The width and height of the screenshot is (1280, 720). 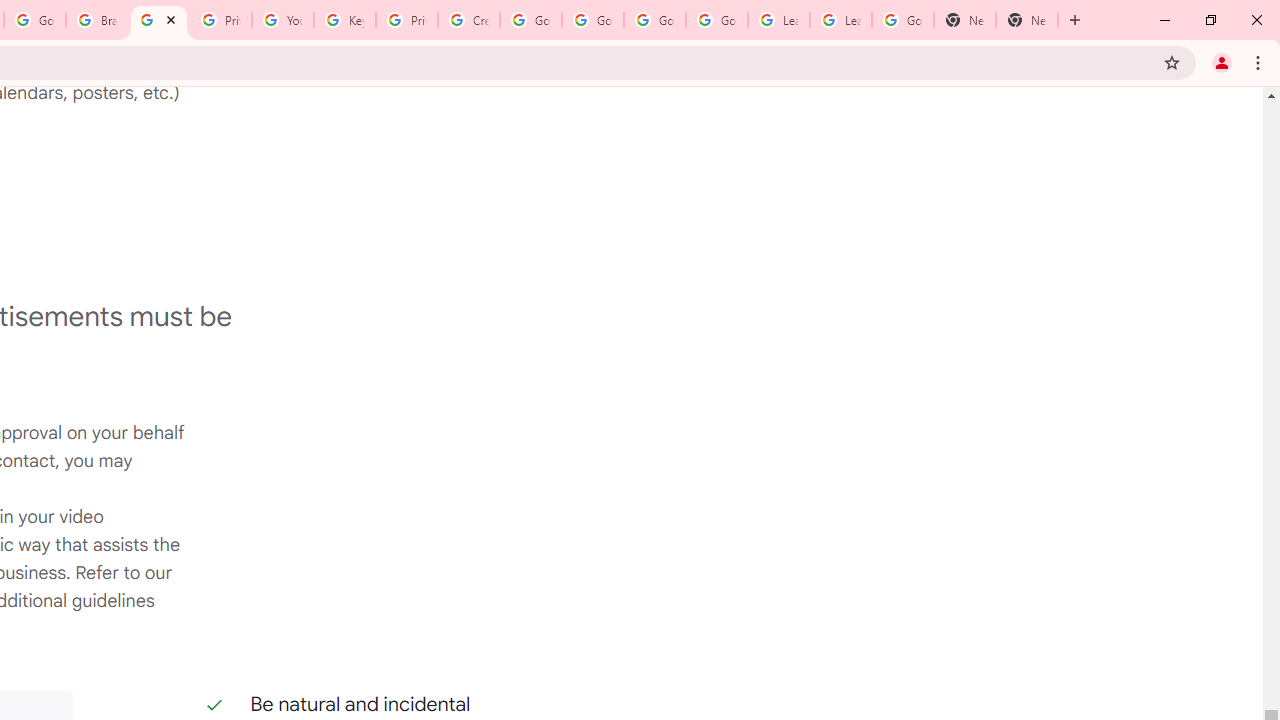 What do you see at coordinates (965, 20) in the screenshot?
I see `'New Tab'` at bounding box center [965, 20].